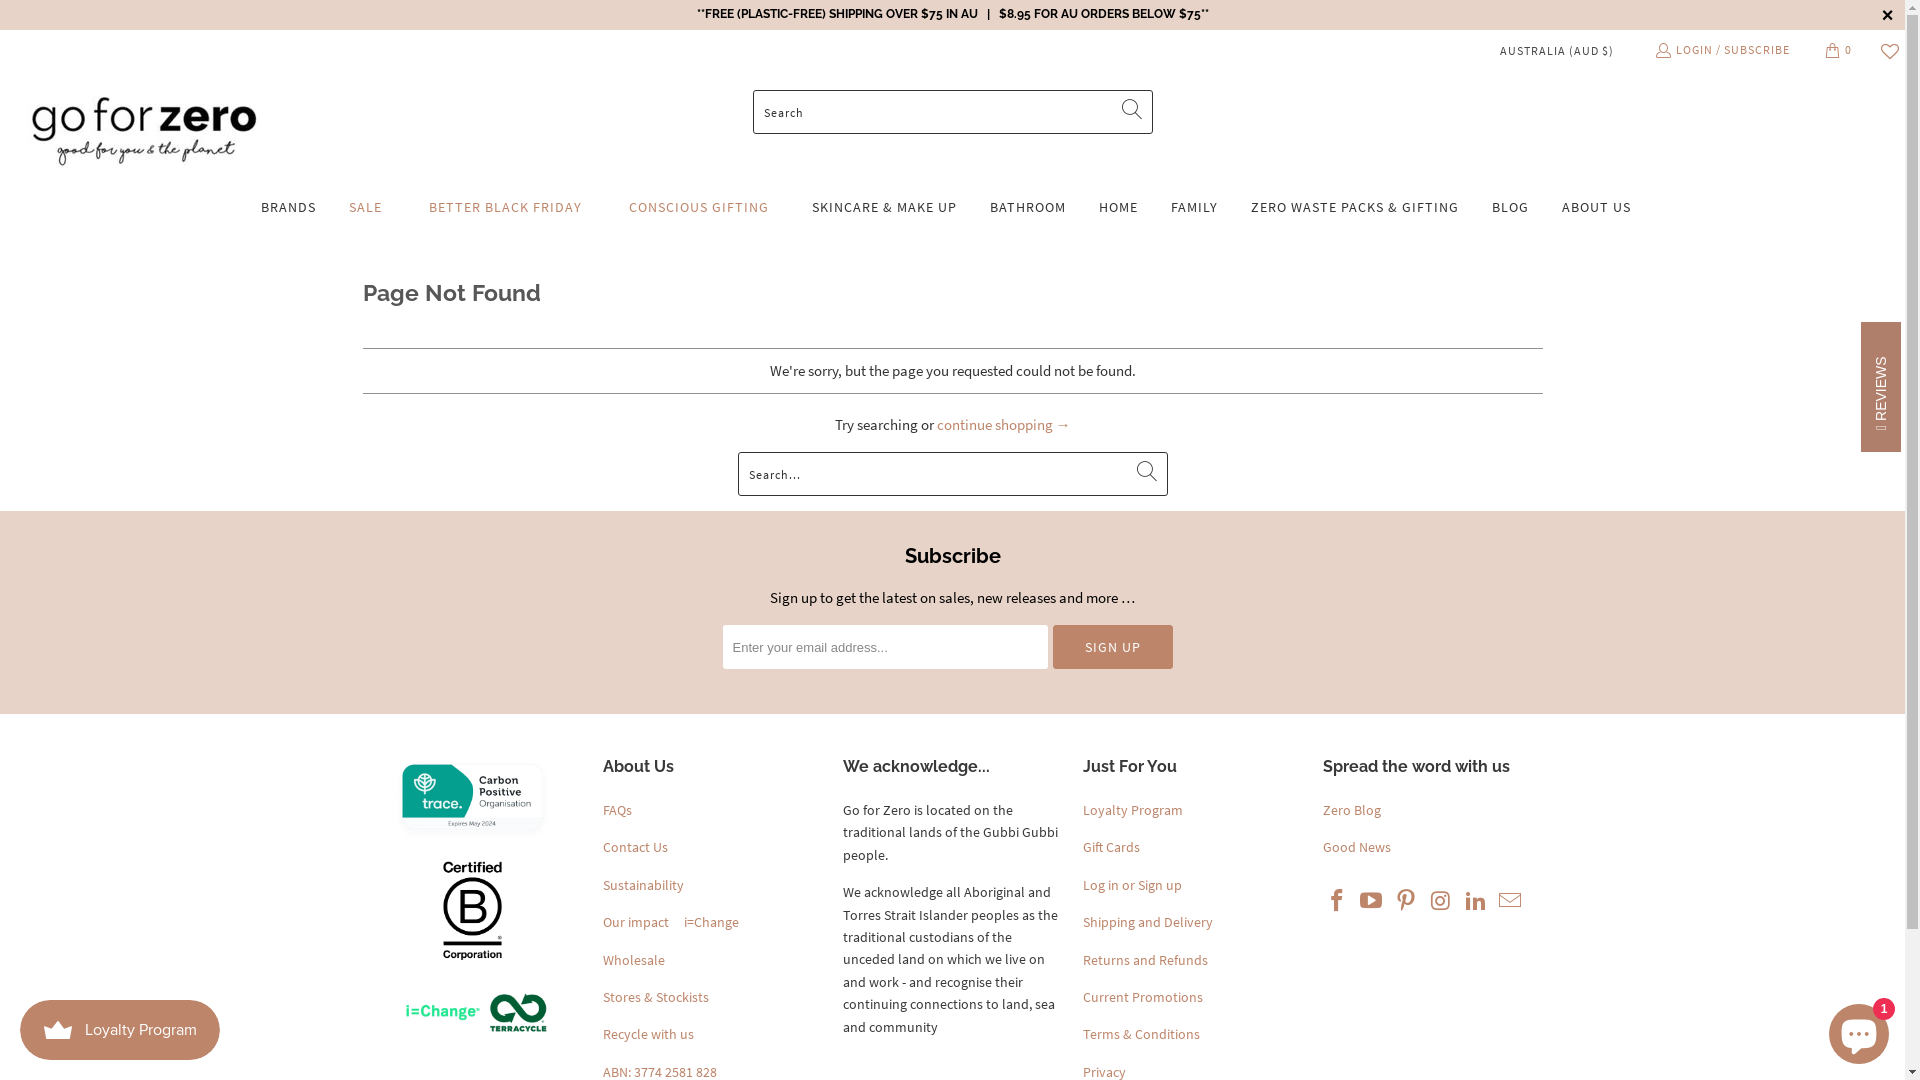 The image size is (1920, 1080). I want to click on 'Recycle with us', so click(647, 1033).